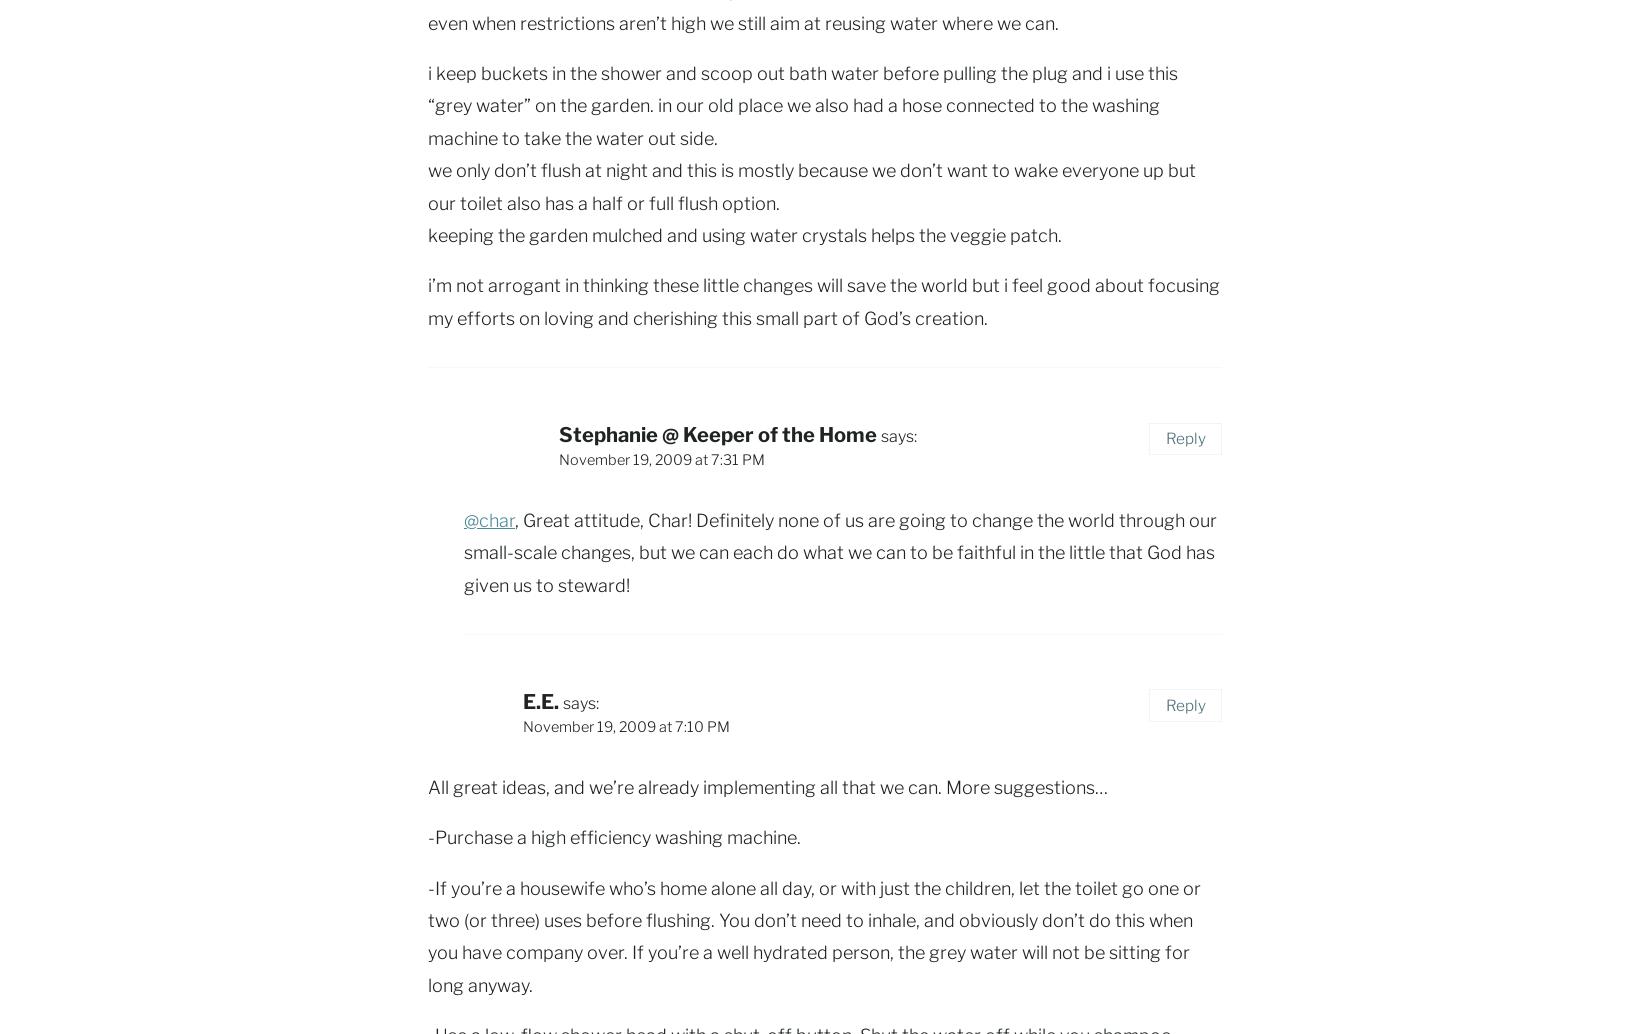 The height and width of the screenshot is (1034, 1650). Describe the element at coordinates (810, 186) in the screenshot. I see `'we only don’t flush at night and this is mostly because we don’t want to wake everyone up but our toilet also has a half or full flush option.'` at that location.